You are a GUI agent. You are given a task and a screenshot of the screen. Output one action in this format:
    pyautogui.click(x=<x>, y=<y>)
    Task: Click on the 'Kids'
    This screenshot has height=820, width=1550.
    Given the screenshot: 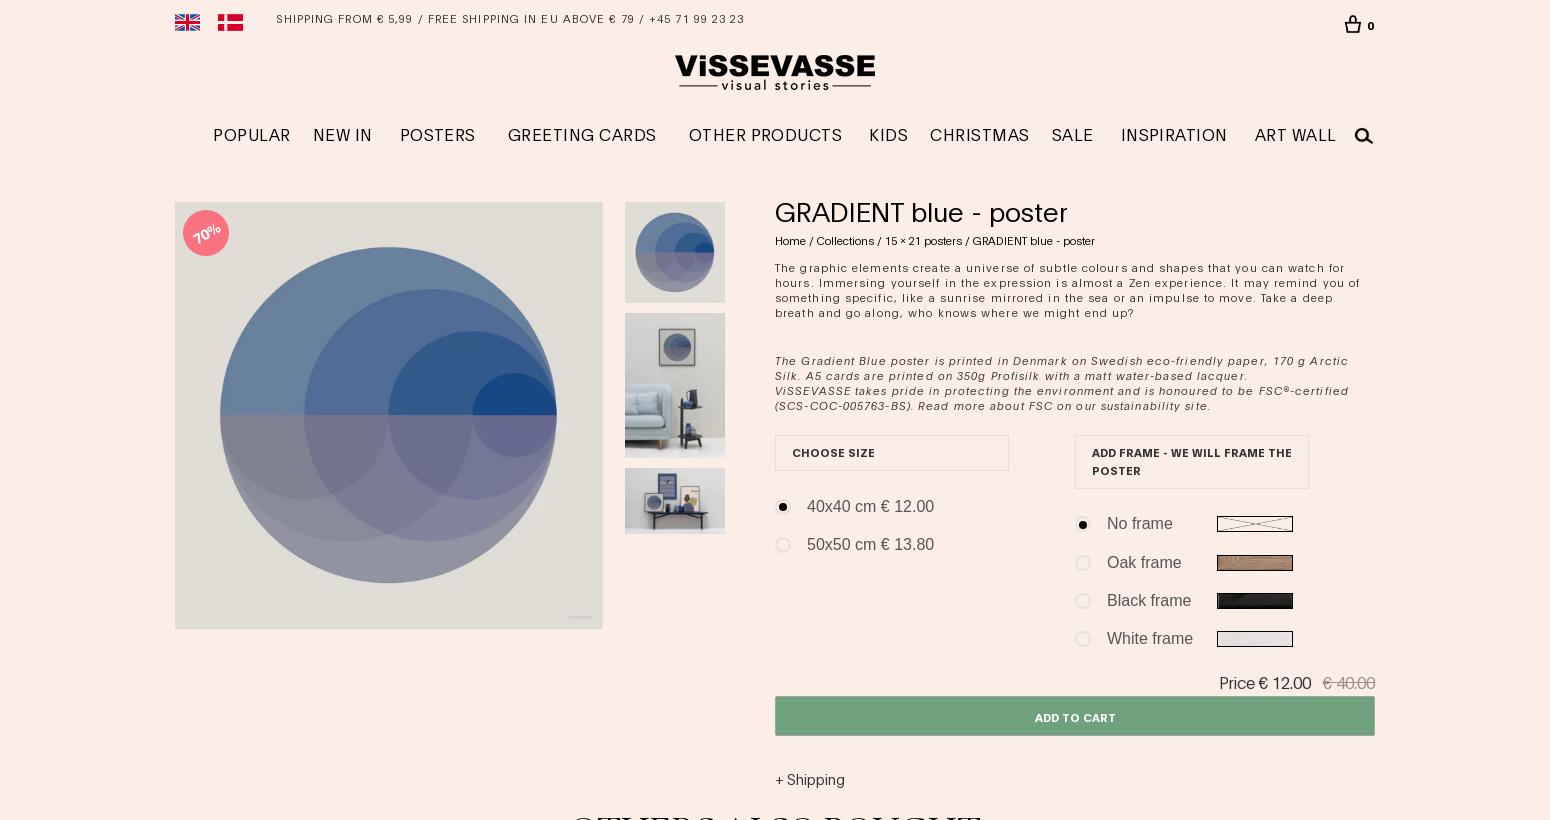 What is the action you would take?
    pyautogui.click(x=888, y=132)
    